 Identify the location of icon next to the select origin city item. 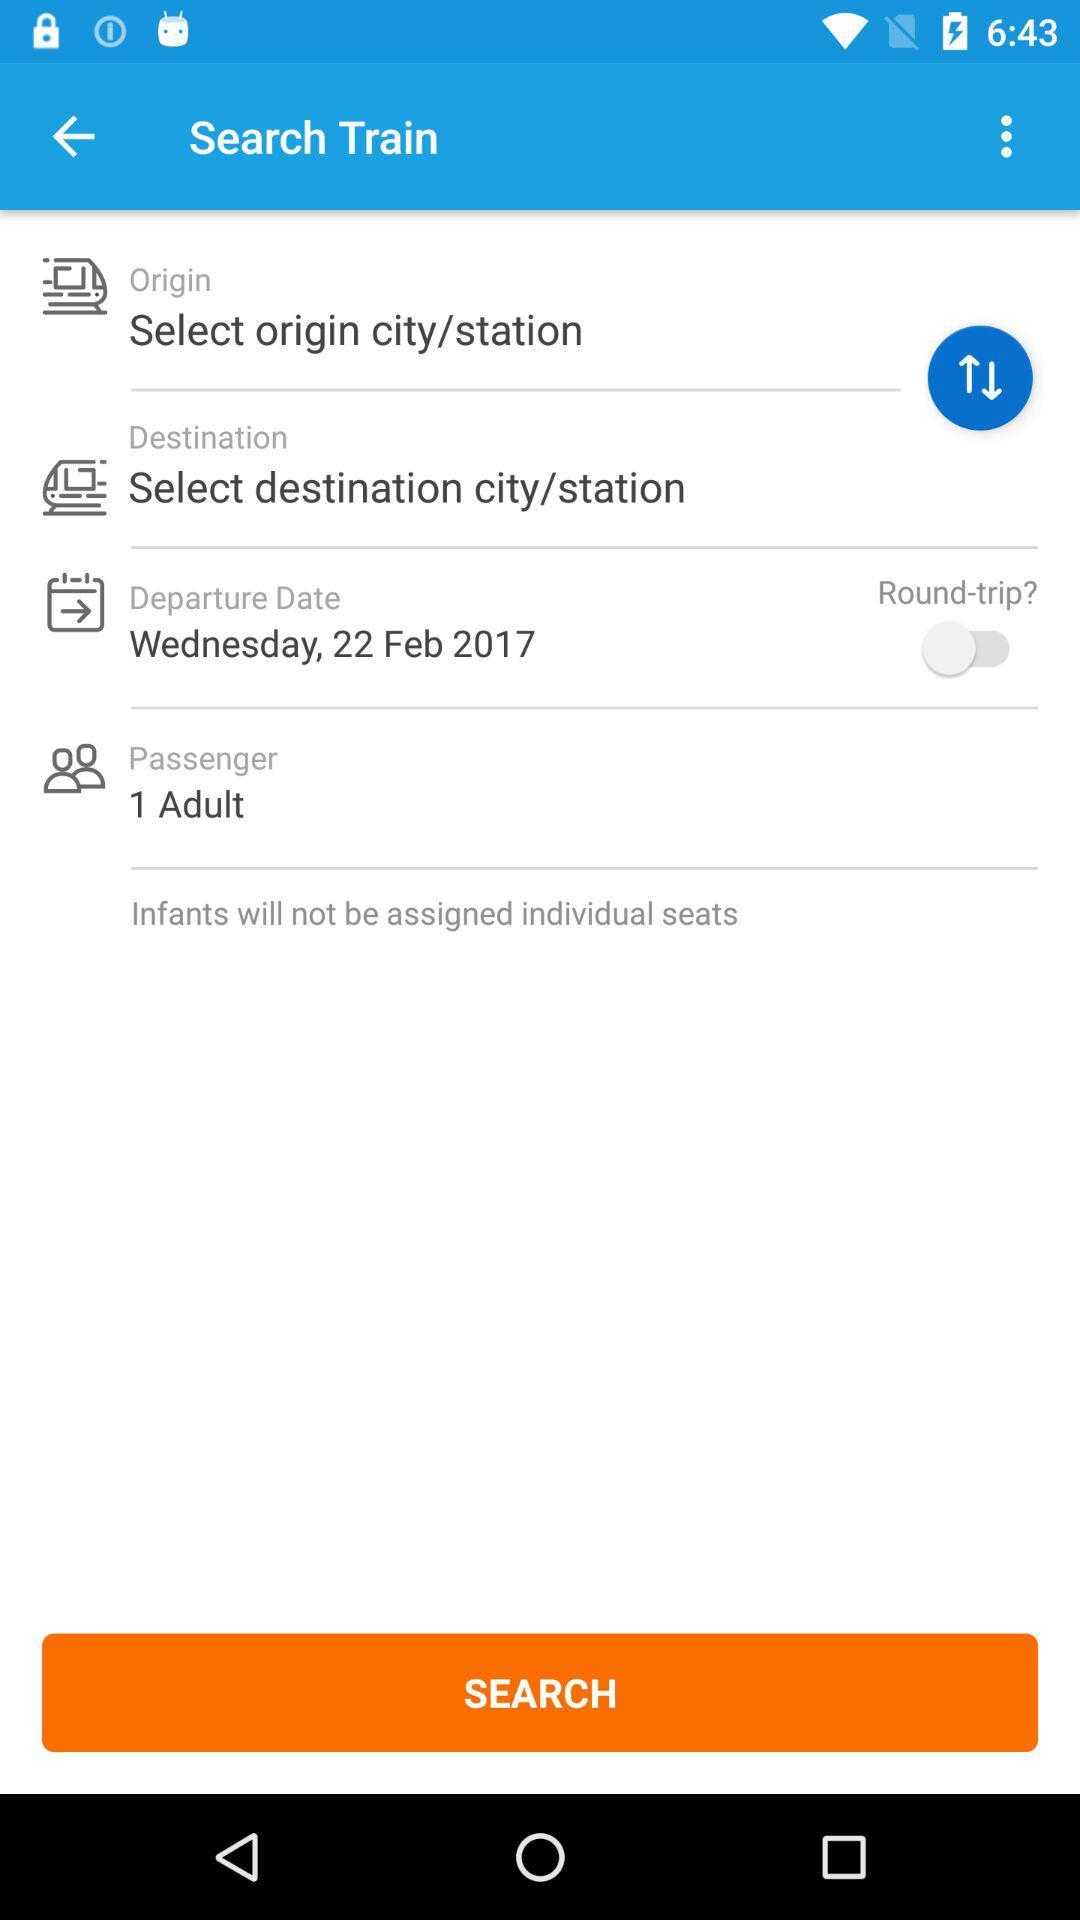
(979, 378).